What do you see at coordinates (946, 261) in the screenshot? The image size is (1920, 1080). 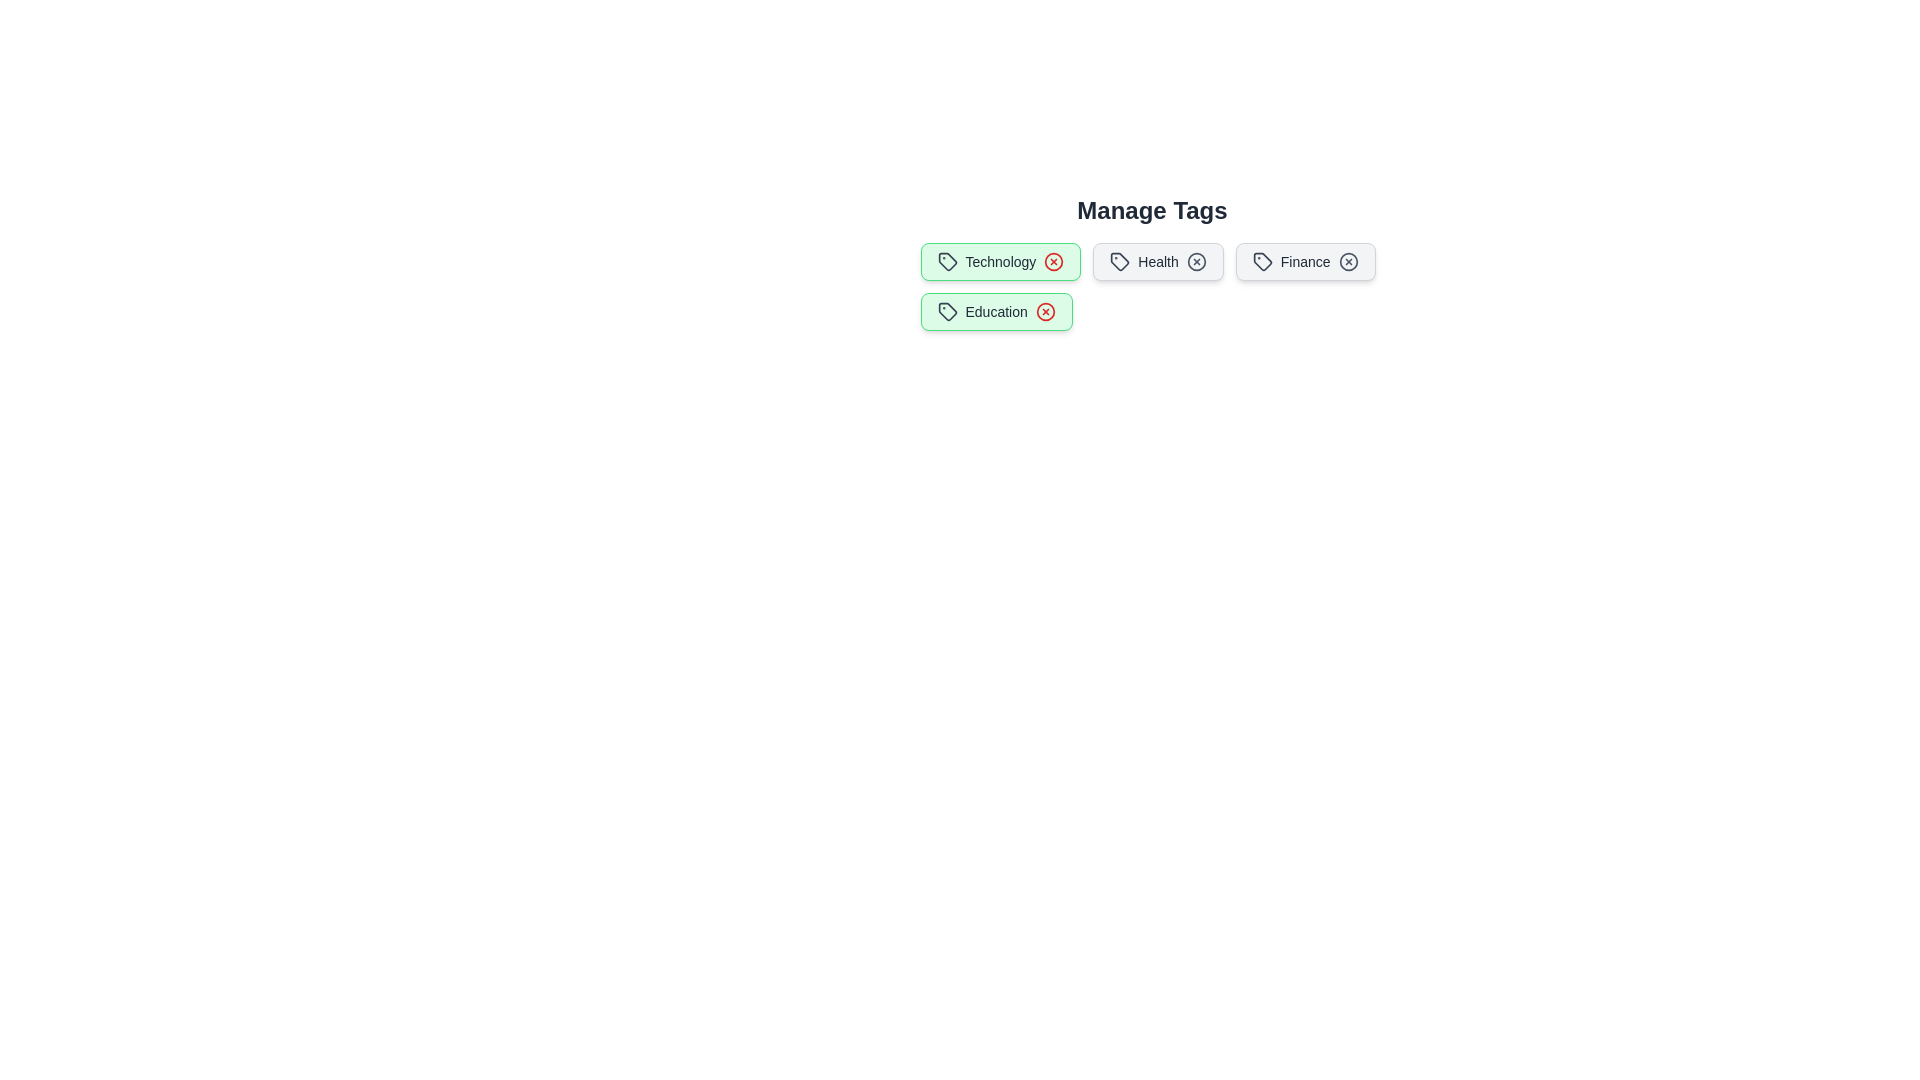 I see `the icon within the tag labeled Technology` at bounding box center [946, 261].